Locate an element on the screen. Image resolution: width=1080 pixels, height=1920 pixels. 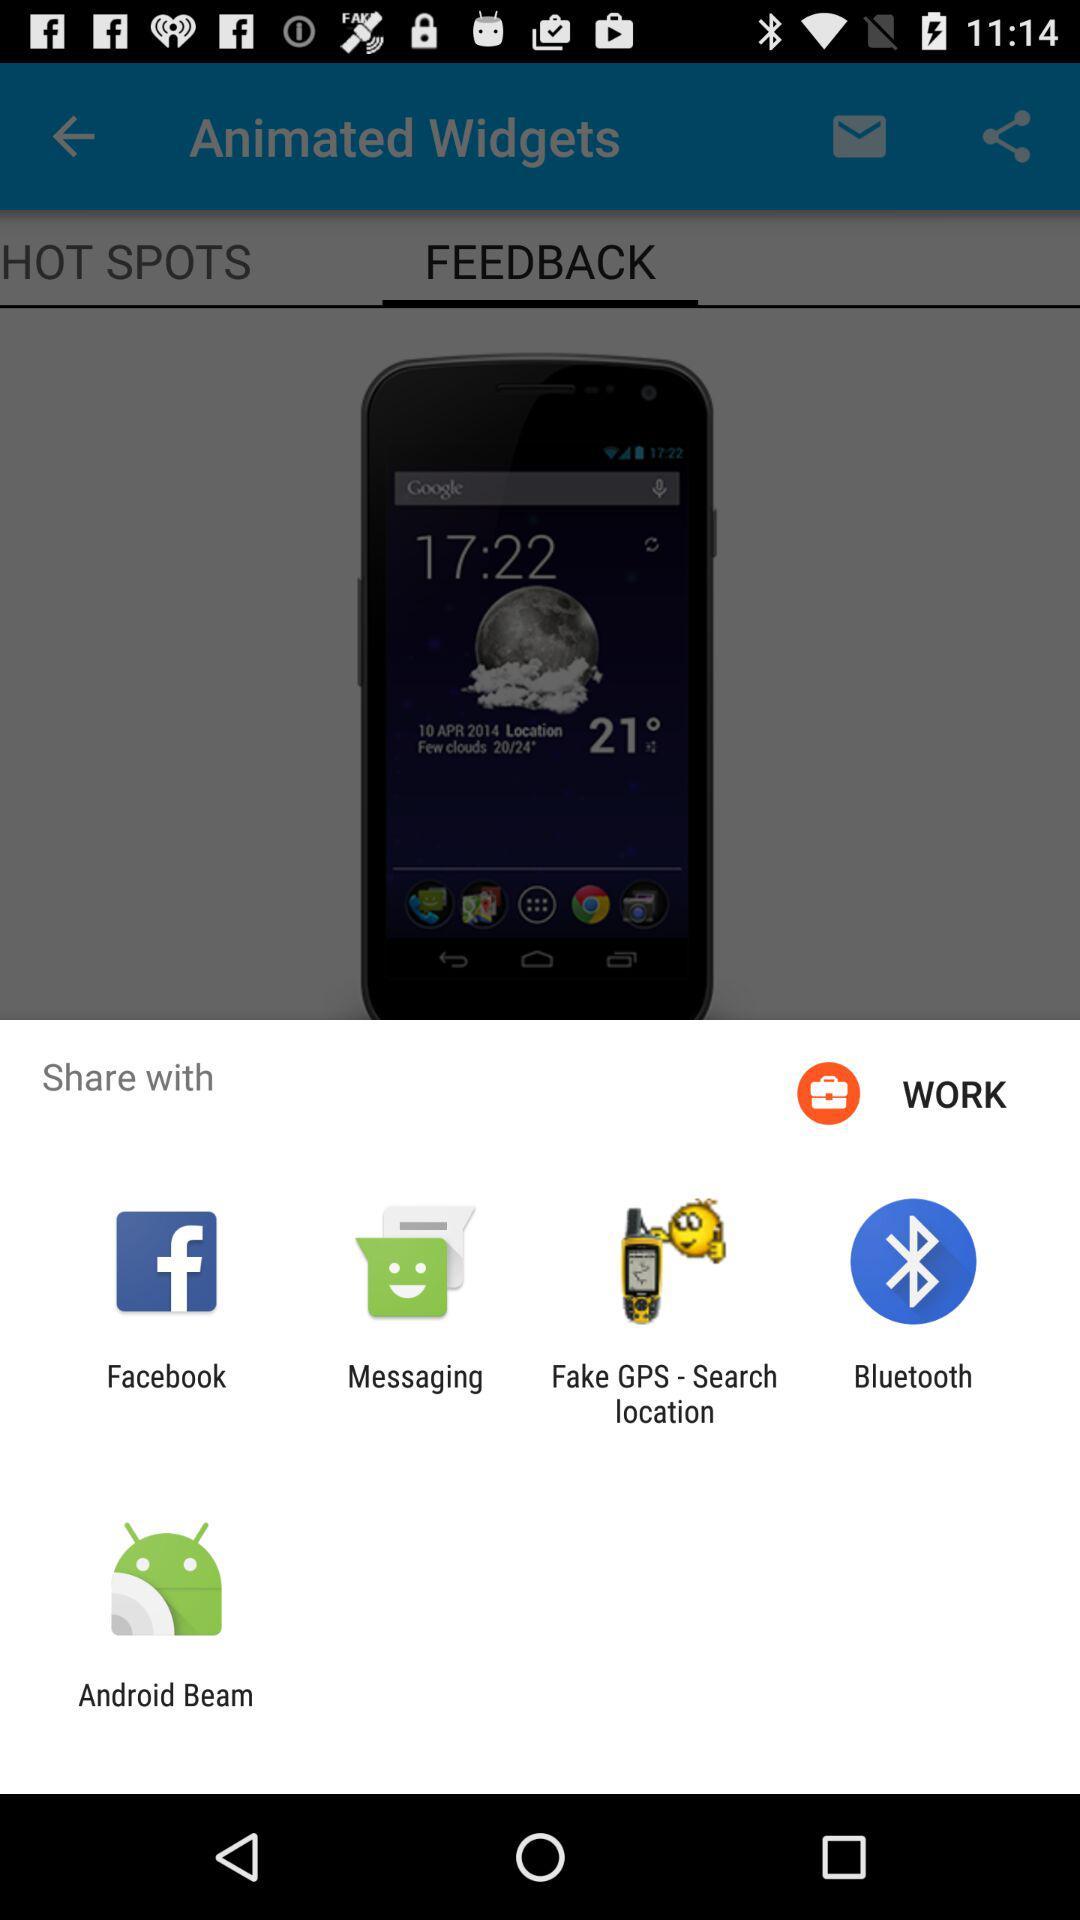
item to the left of bluetooth icon is located at coordinates (664, 1392).